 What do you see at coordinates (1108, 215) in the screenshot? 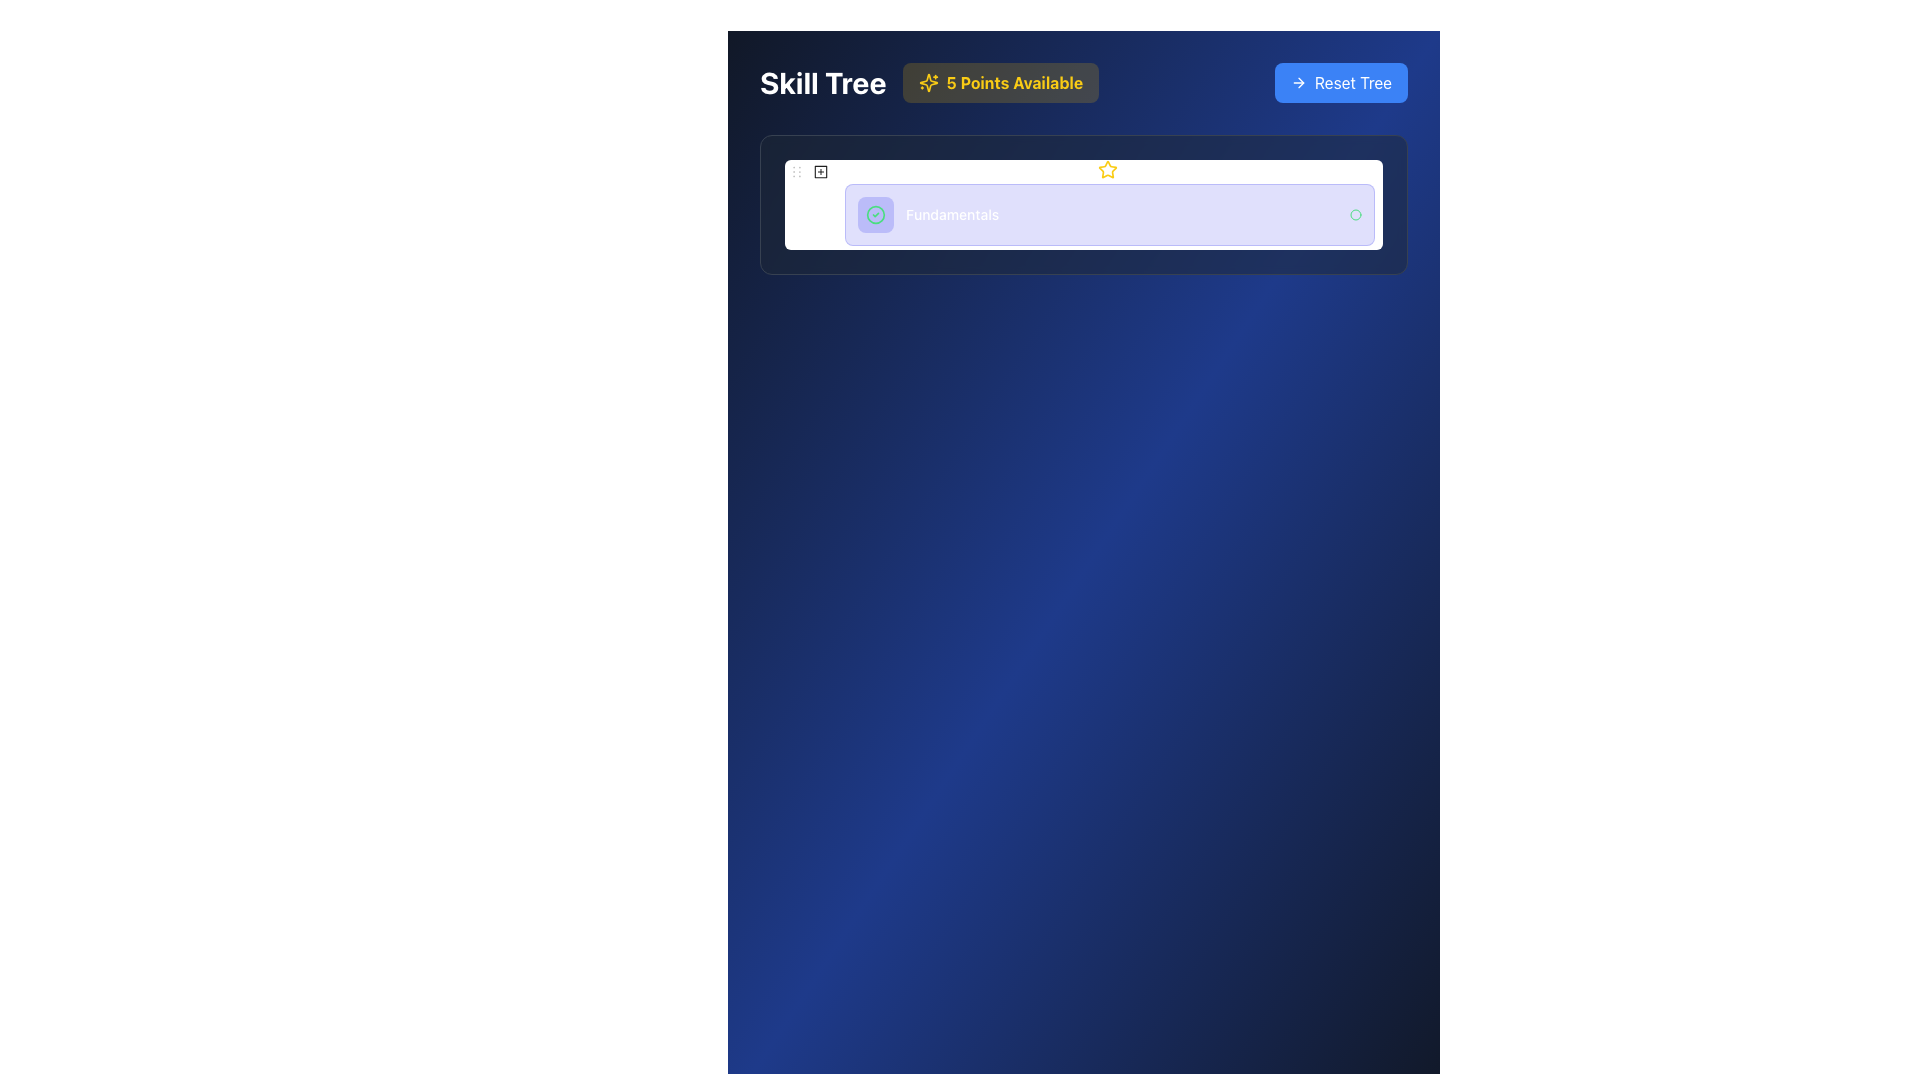
I see `the 'Fundamentals' list item in the skill tree, which is a horizontal bar with rounded corners and a light indigo background` at bounding box center [1108, 215].